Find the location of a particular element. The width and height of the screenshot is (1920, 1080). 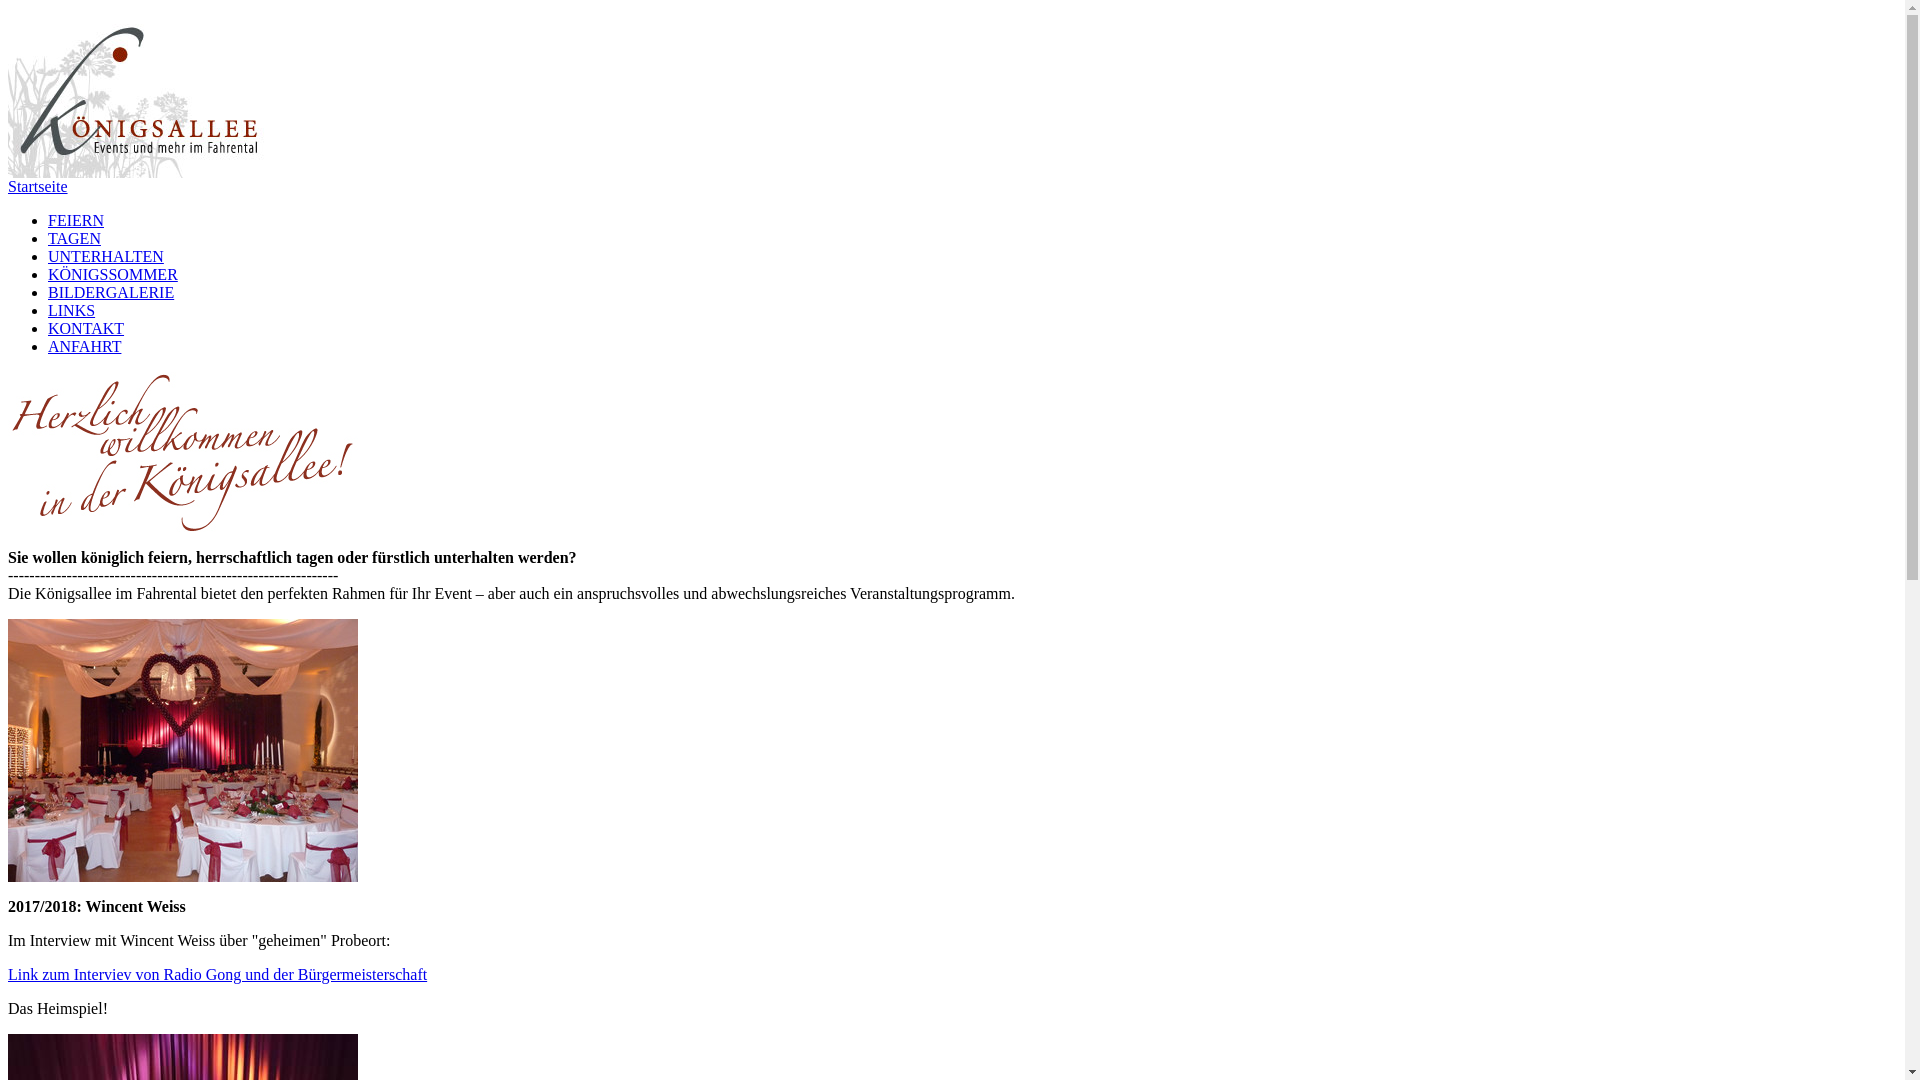

'FEIERN' is located at coordinates (76, 220).